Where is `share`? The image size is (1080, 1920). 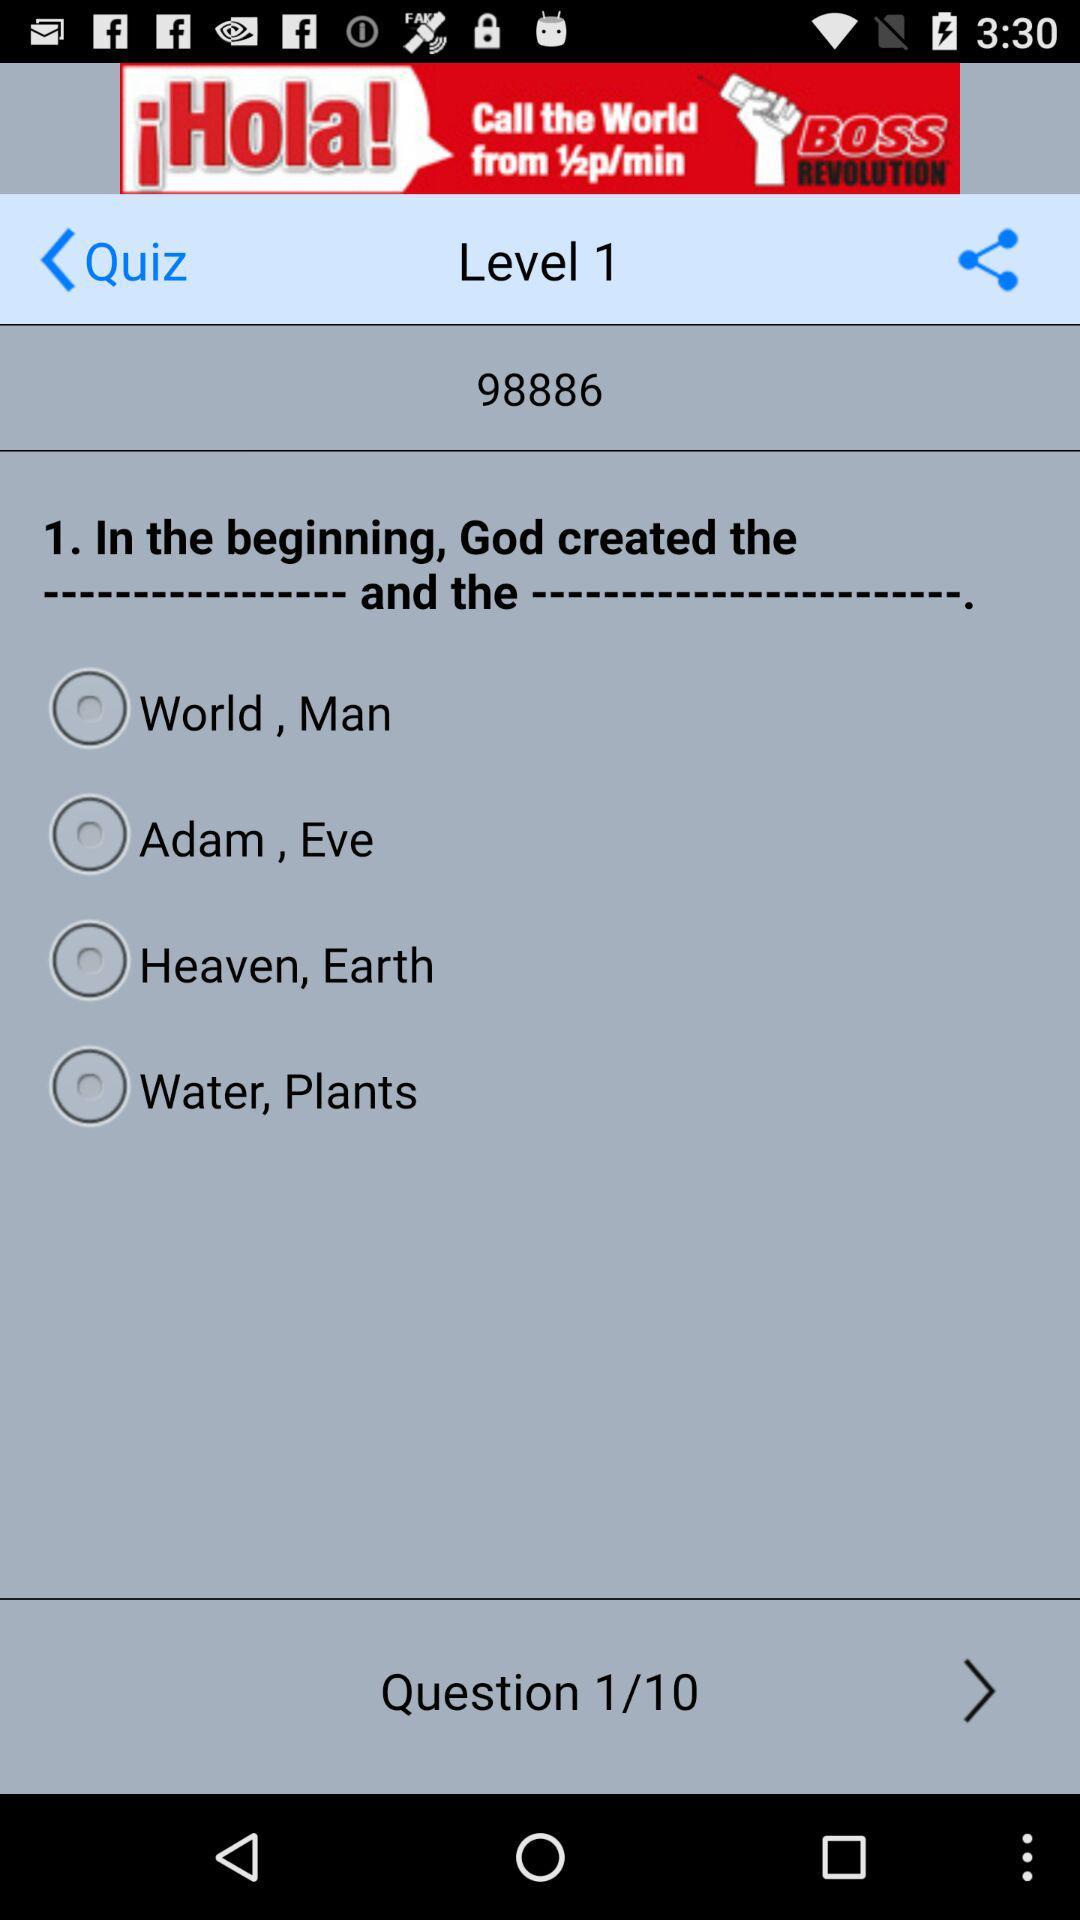 share is located at coordinates (987, 258).